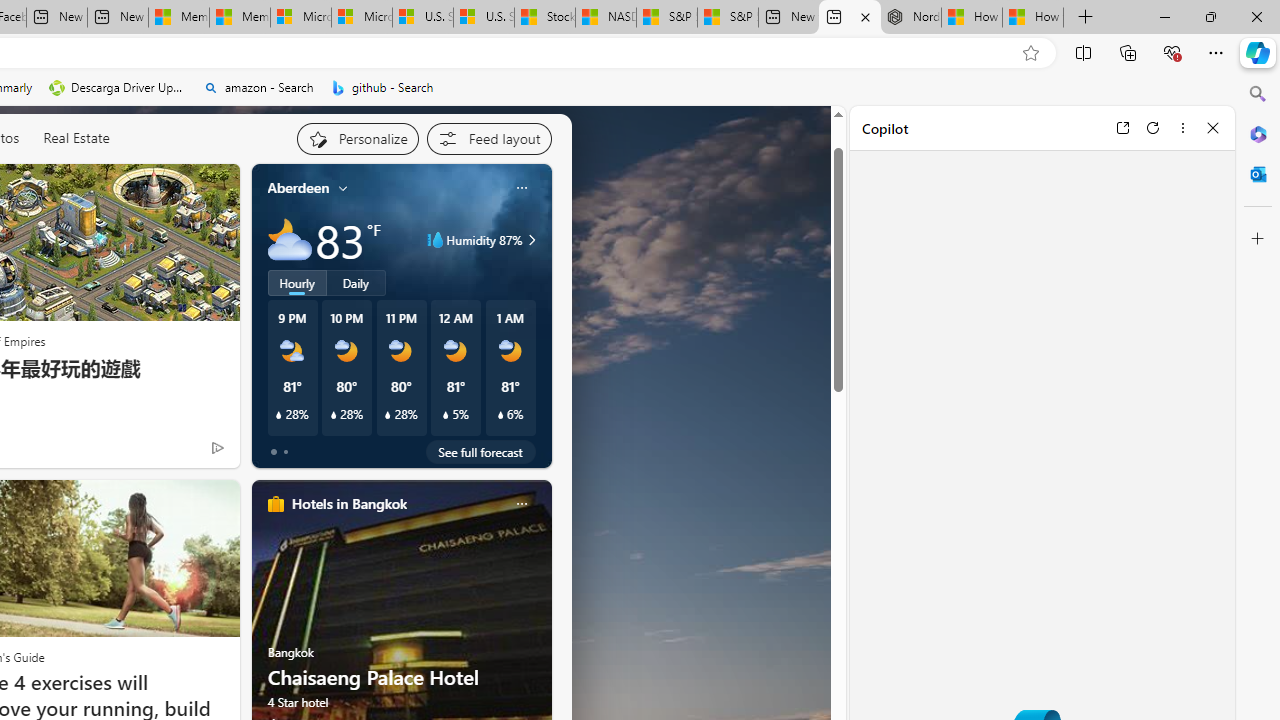  What do you see at coordinates (284, 452) in the screenshot?
I see `'tab-1'` at bounding box center [284, 452].